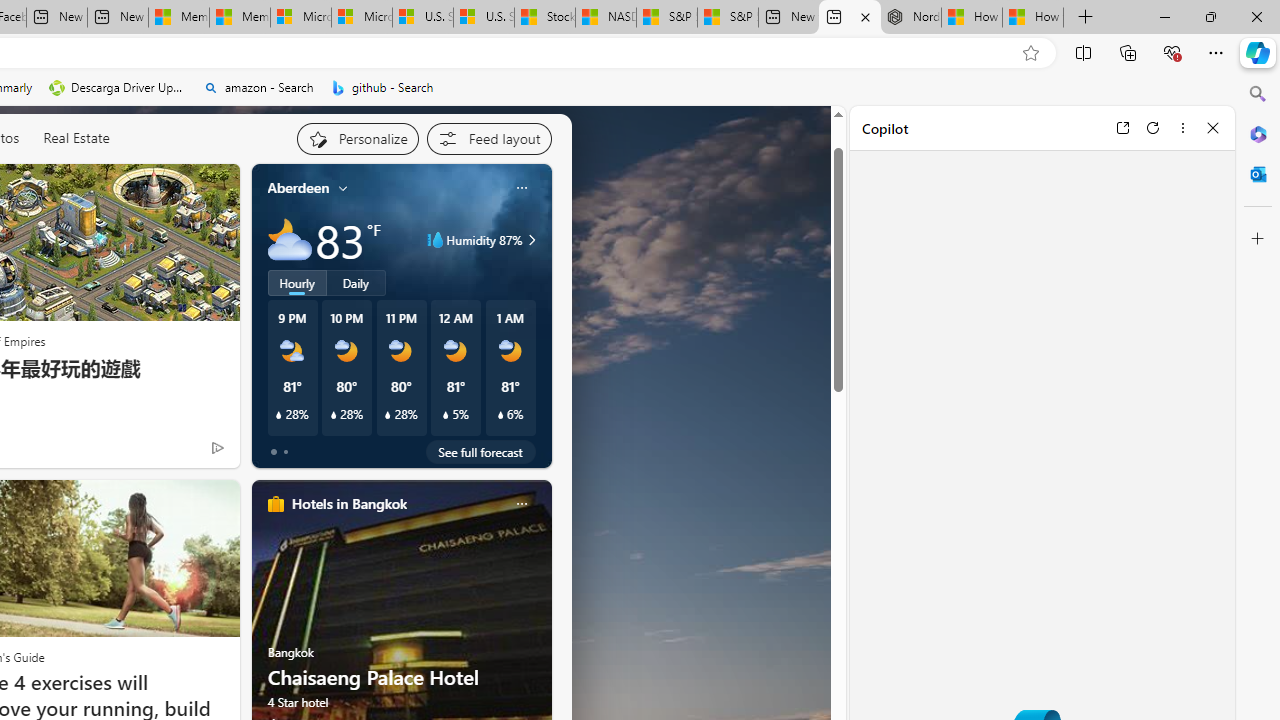  What do you see at coordinates (284, 452) in the screenshot?
I see `'tab-1'` at bounding box center [284, 452].